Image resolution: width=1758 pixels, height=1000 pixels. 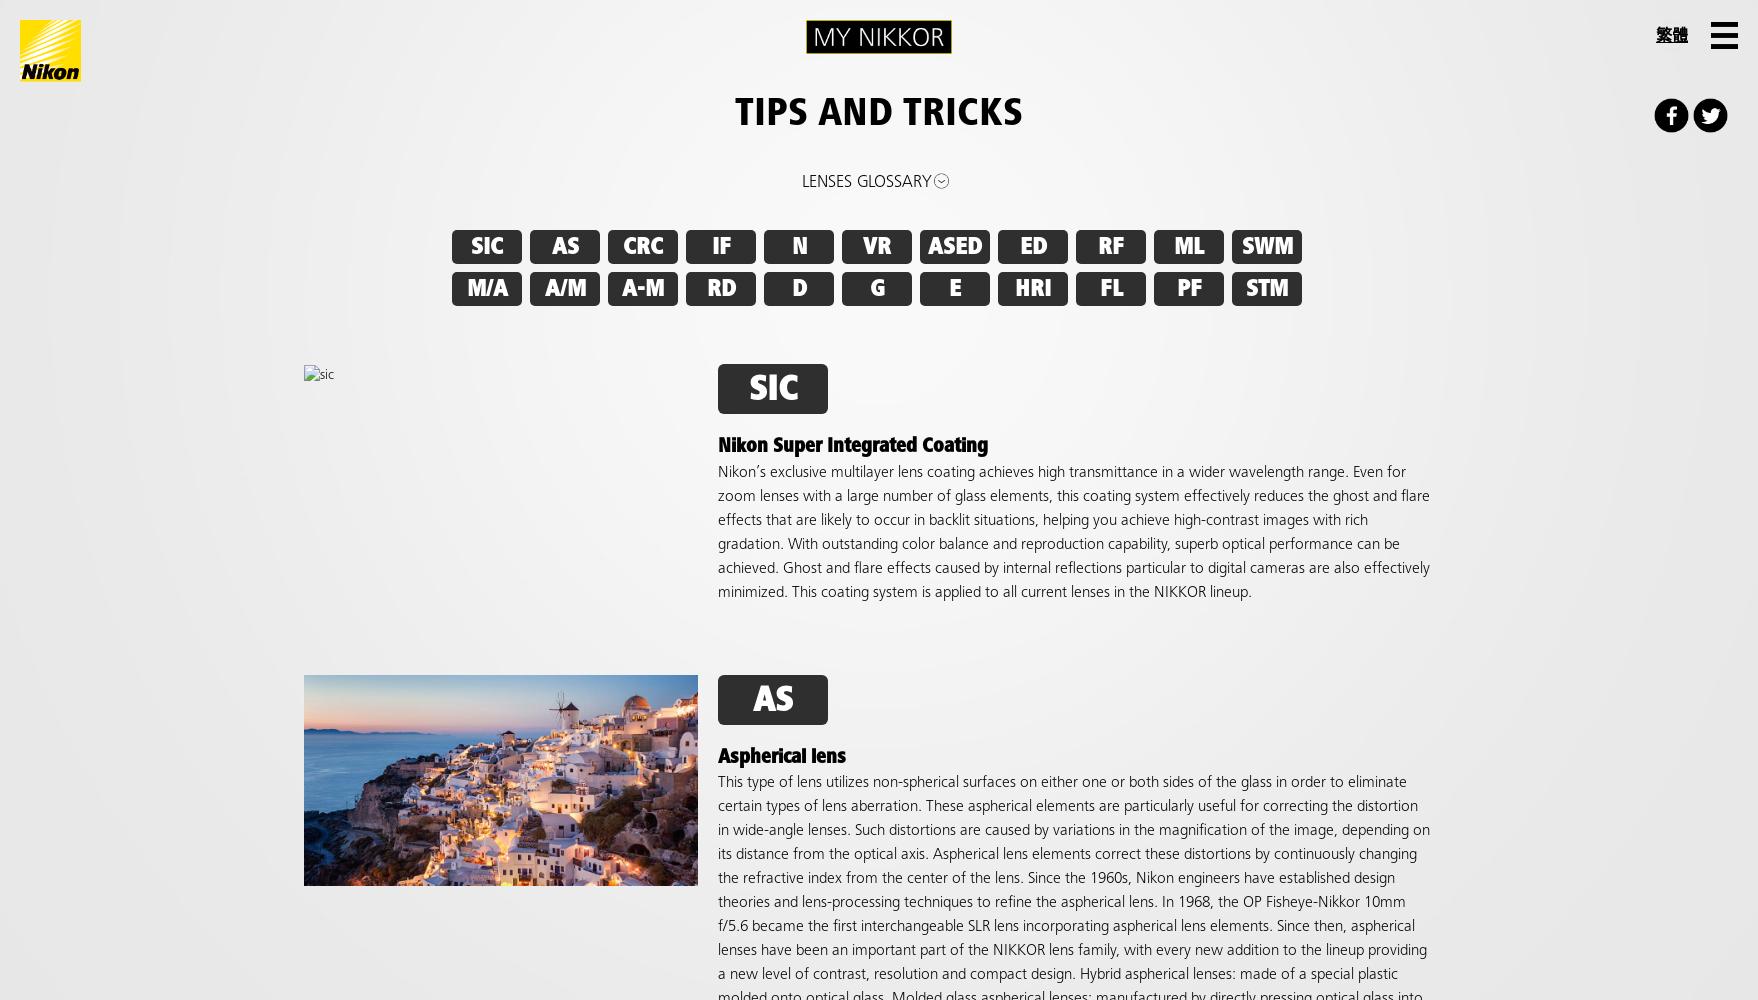 What do you see at coordinates (867, 289) in the screenshot?
I see `'G'` at bounding box center [867, 289].